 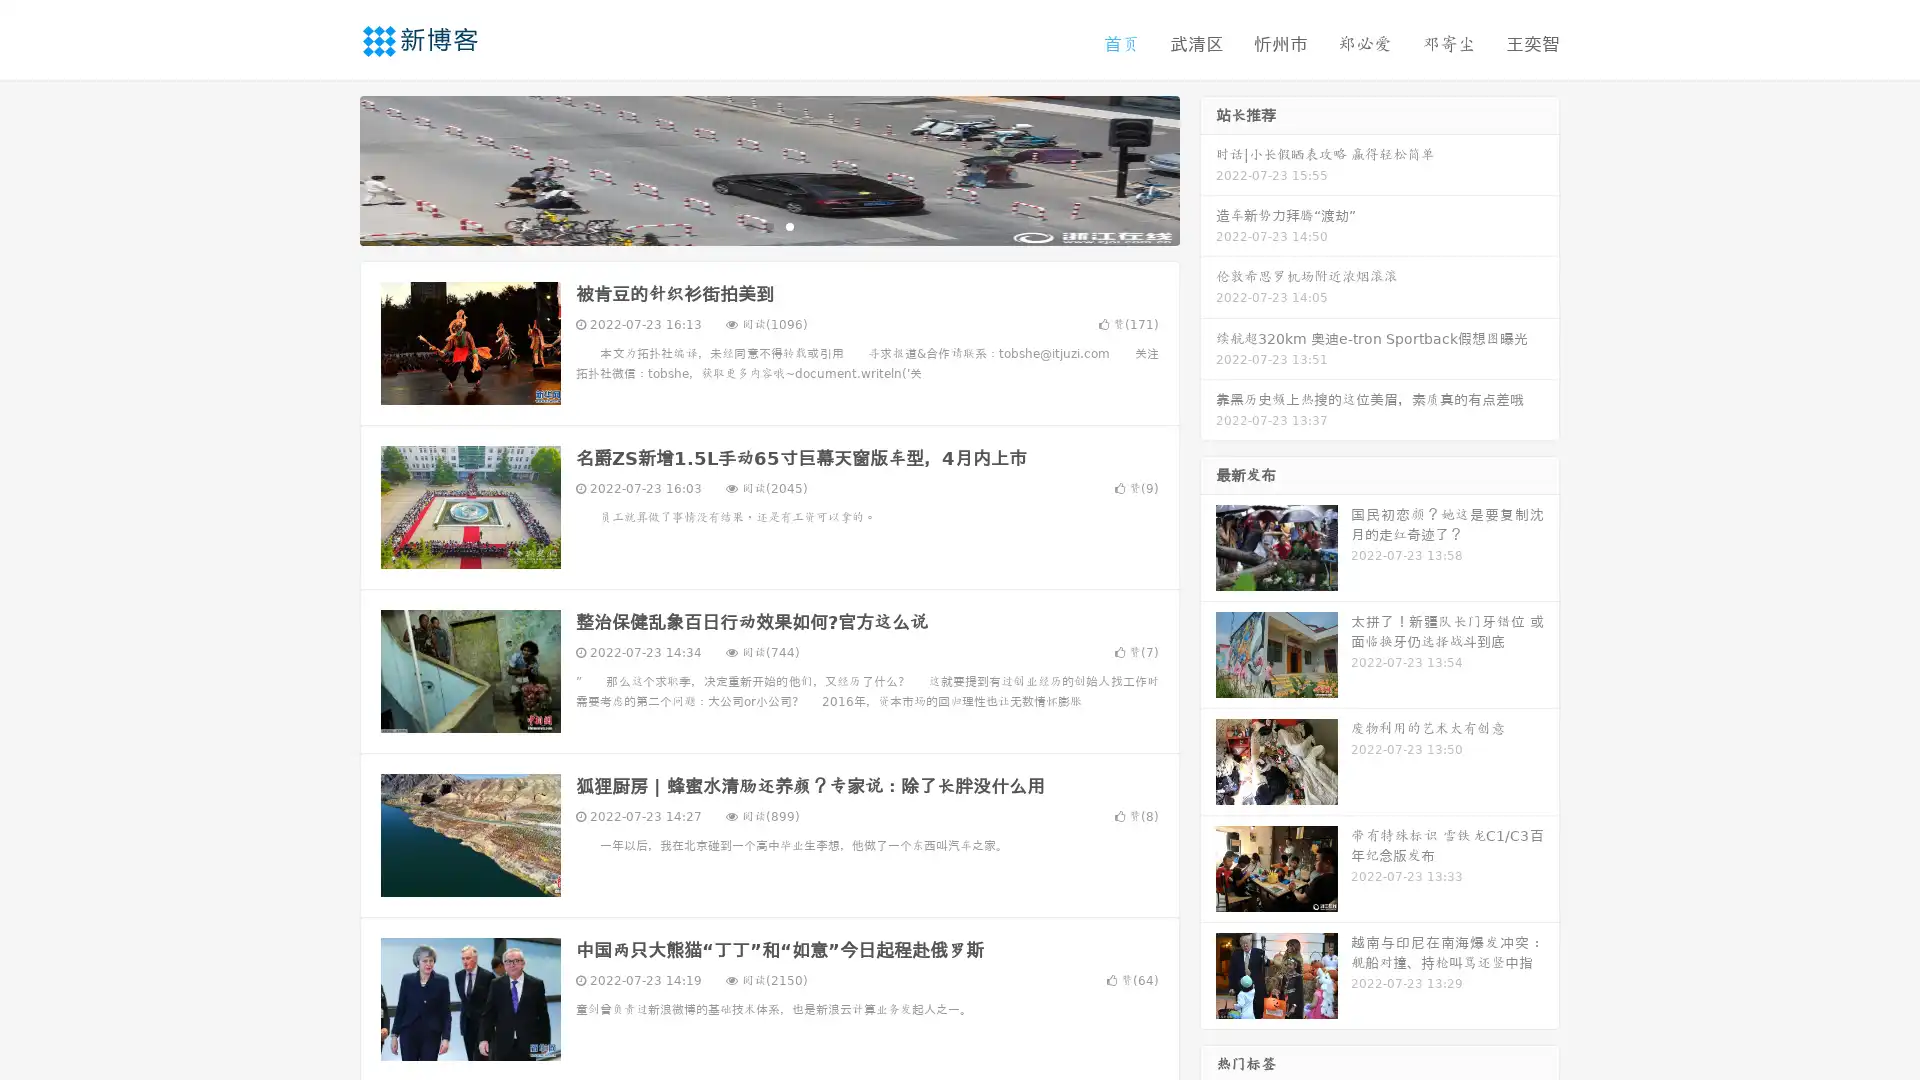 I want to click on Go to slide 3, so click(x=789, y=225).